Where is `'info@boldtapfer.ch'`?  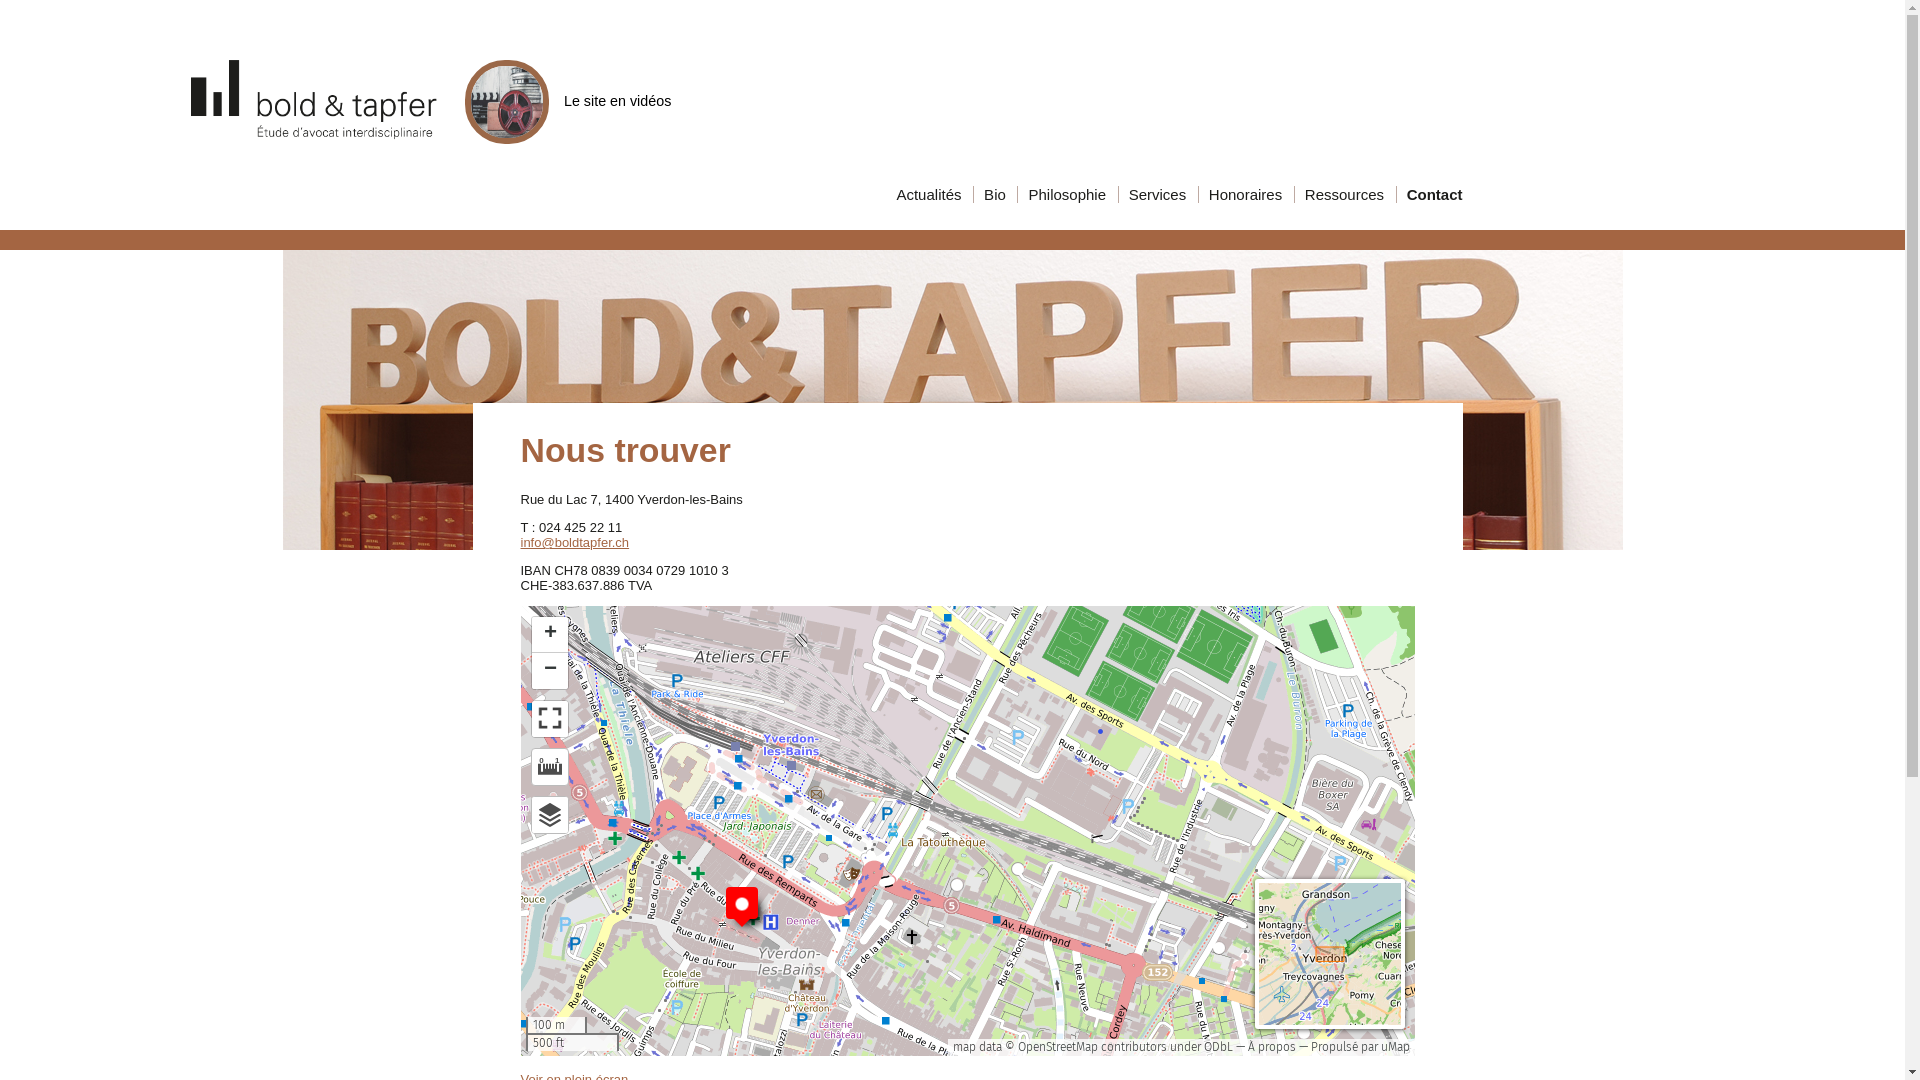
'info@boldtapfer.ch' is located at coordinates (573, 542).